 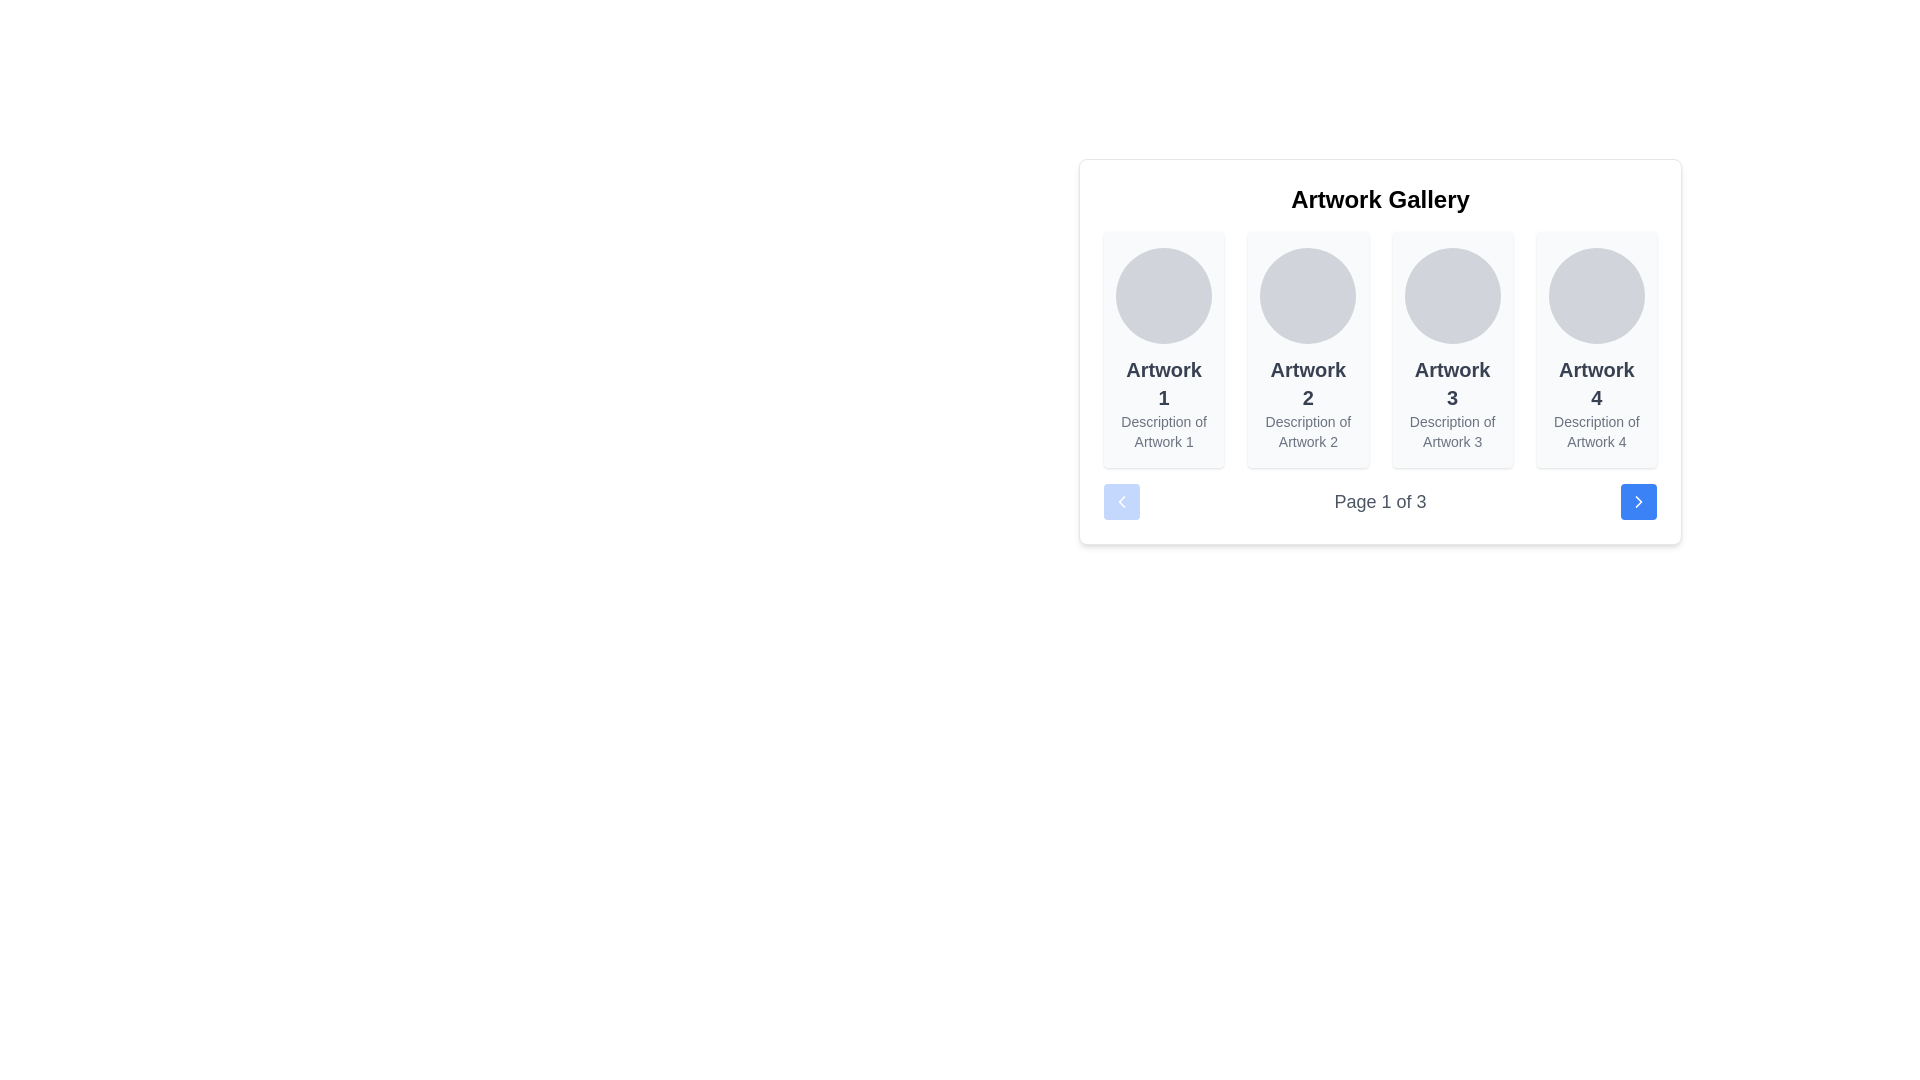 What do you see at coordinates (1379, 500) in the screenshot?
I see `text from the label displaying 'Page 1 of 3', which is centrally located below a gallery of items, to understand the current page information` at bounding box center [1379, 500].